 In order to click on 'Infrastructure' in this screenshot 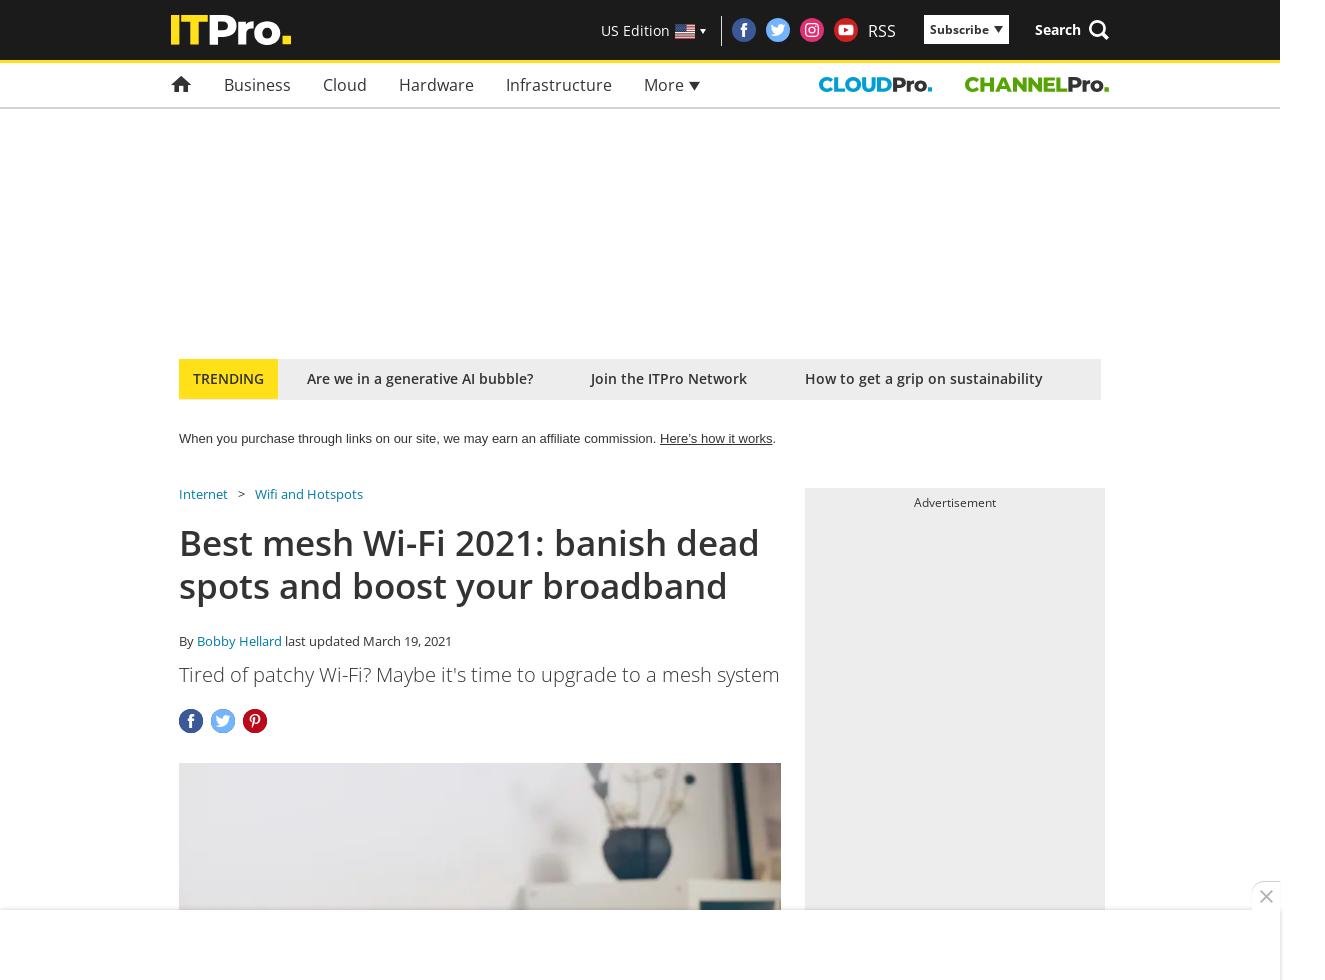, I will do `click(559, 84)`.